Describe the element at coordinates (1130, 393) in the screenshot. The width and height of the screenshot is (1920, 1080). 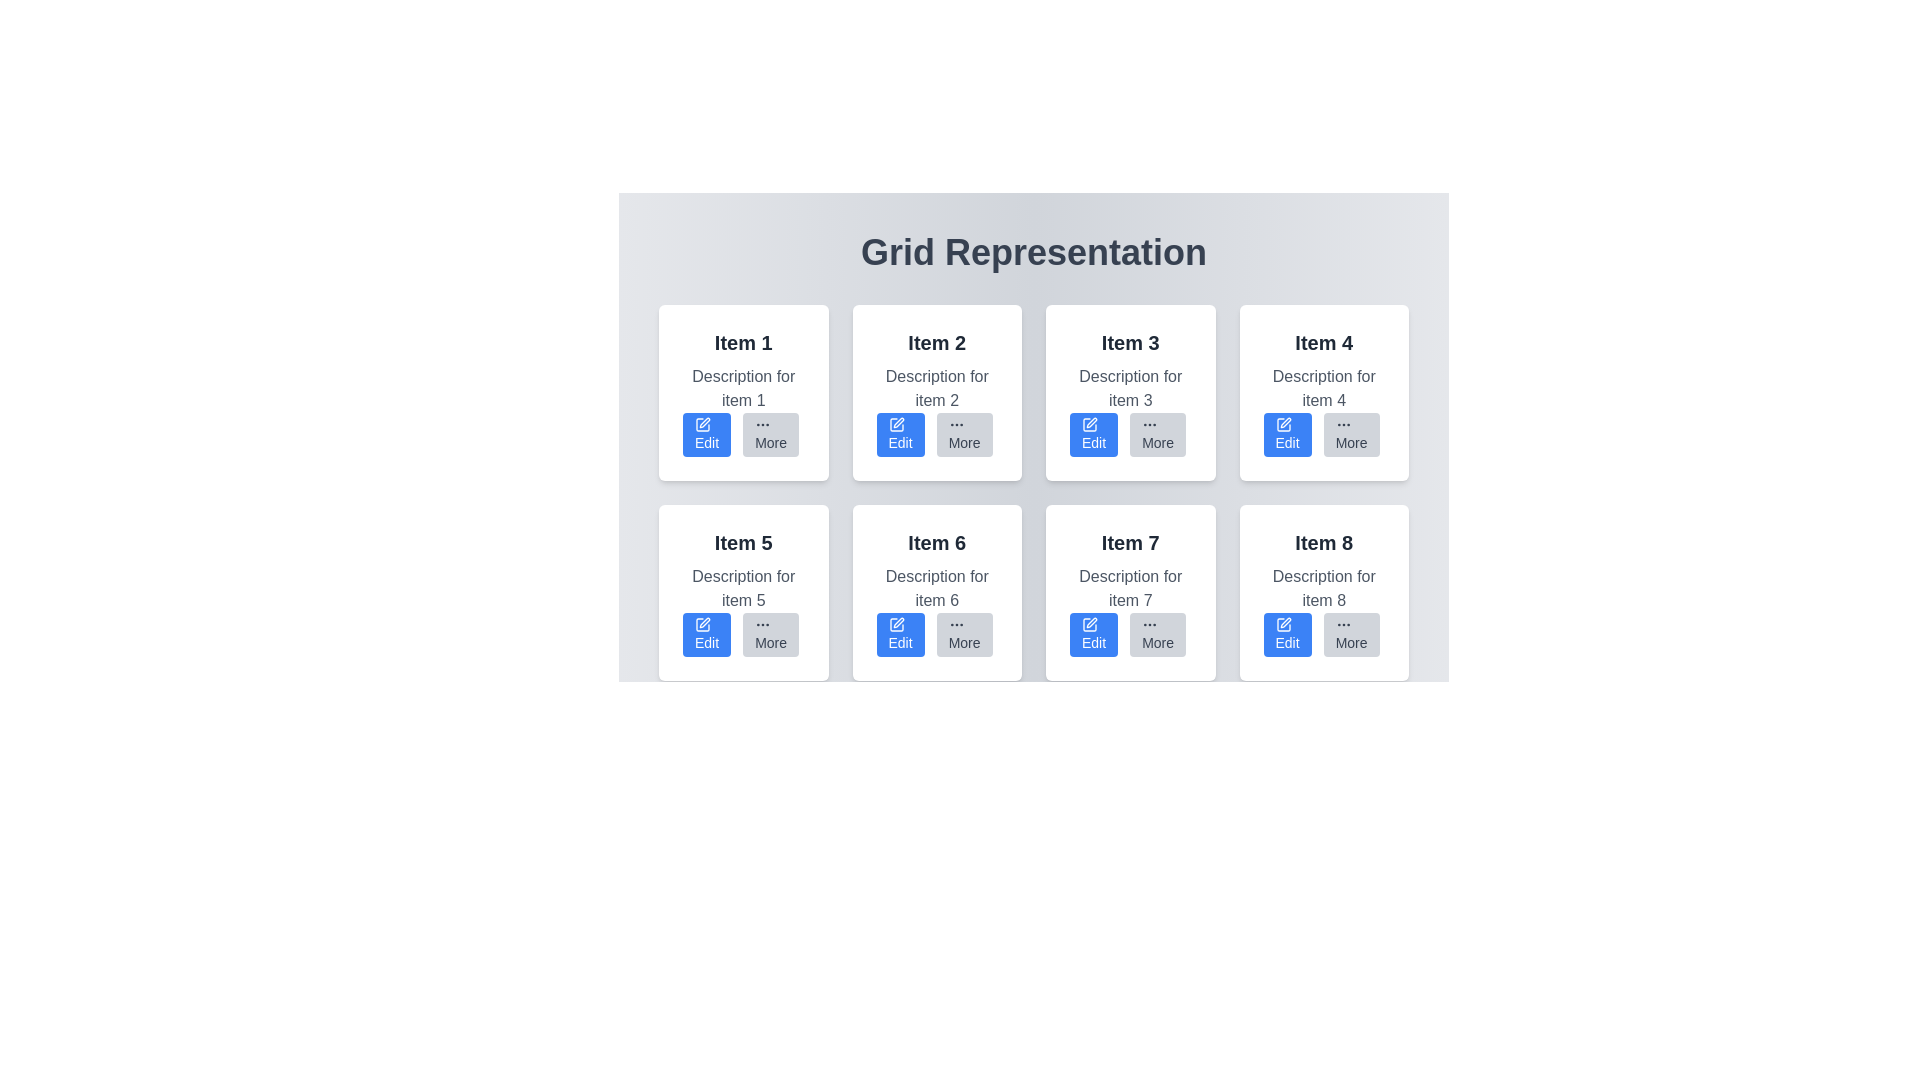
I see `the interactive card that contains 'Item 3' and its description, located in the first row and third column of the grid` at that location.